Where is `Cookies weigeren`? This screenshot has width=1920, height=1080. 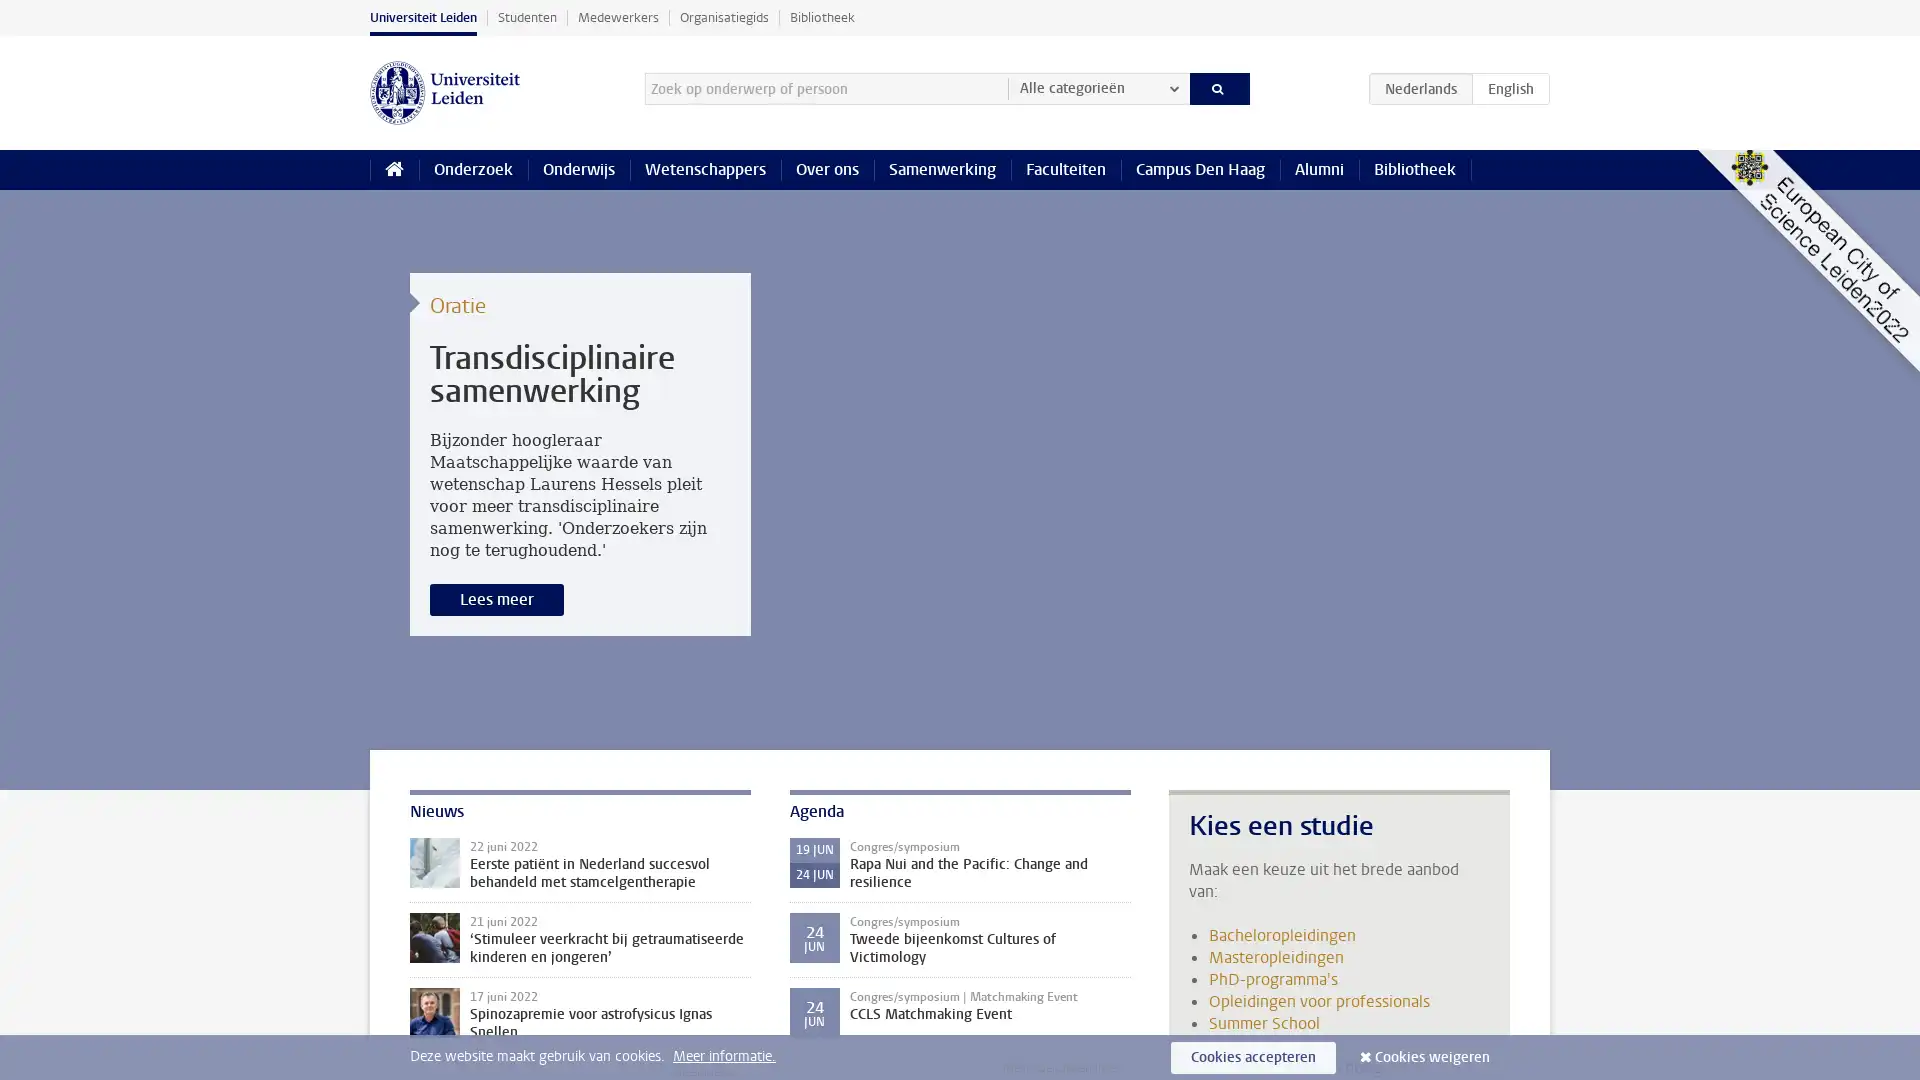 Cookies weigeren is located at coordinates (1431, 1056).